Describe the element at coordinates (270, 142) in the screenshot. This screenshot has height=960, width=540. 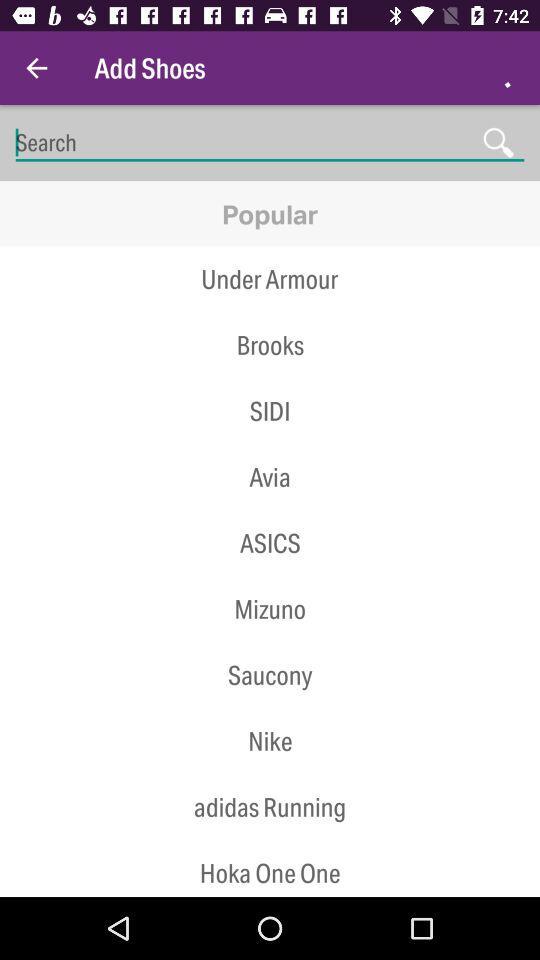
I see `type any word to search` at that location.